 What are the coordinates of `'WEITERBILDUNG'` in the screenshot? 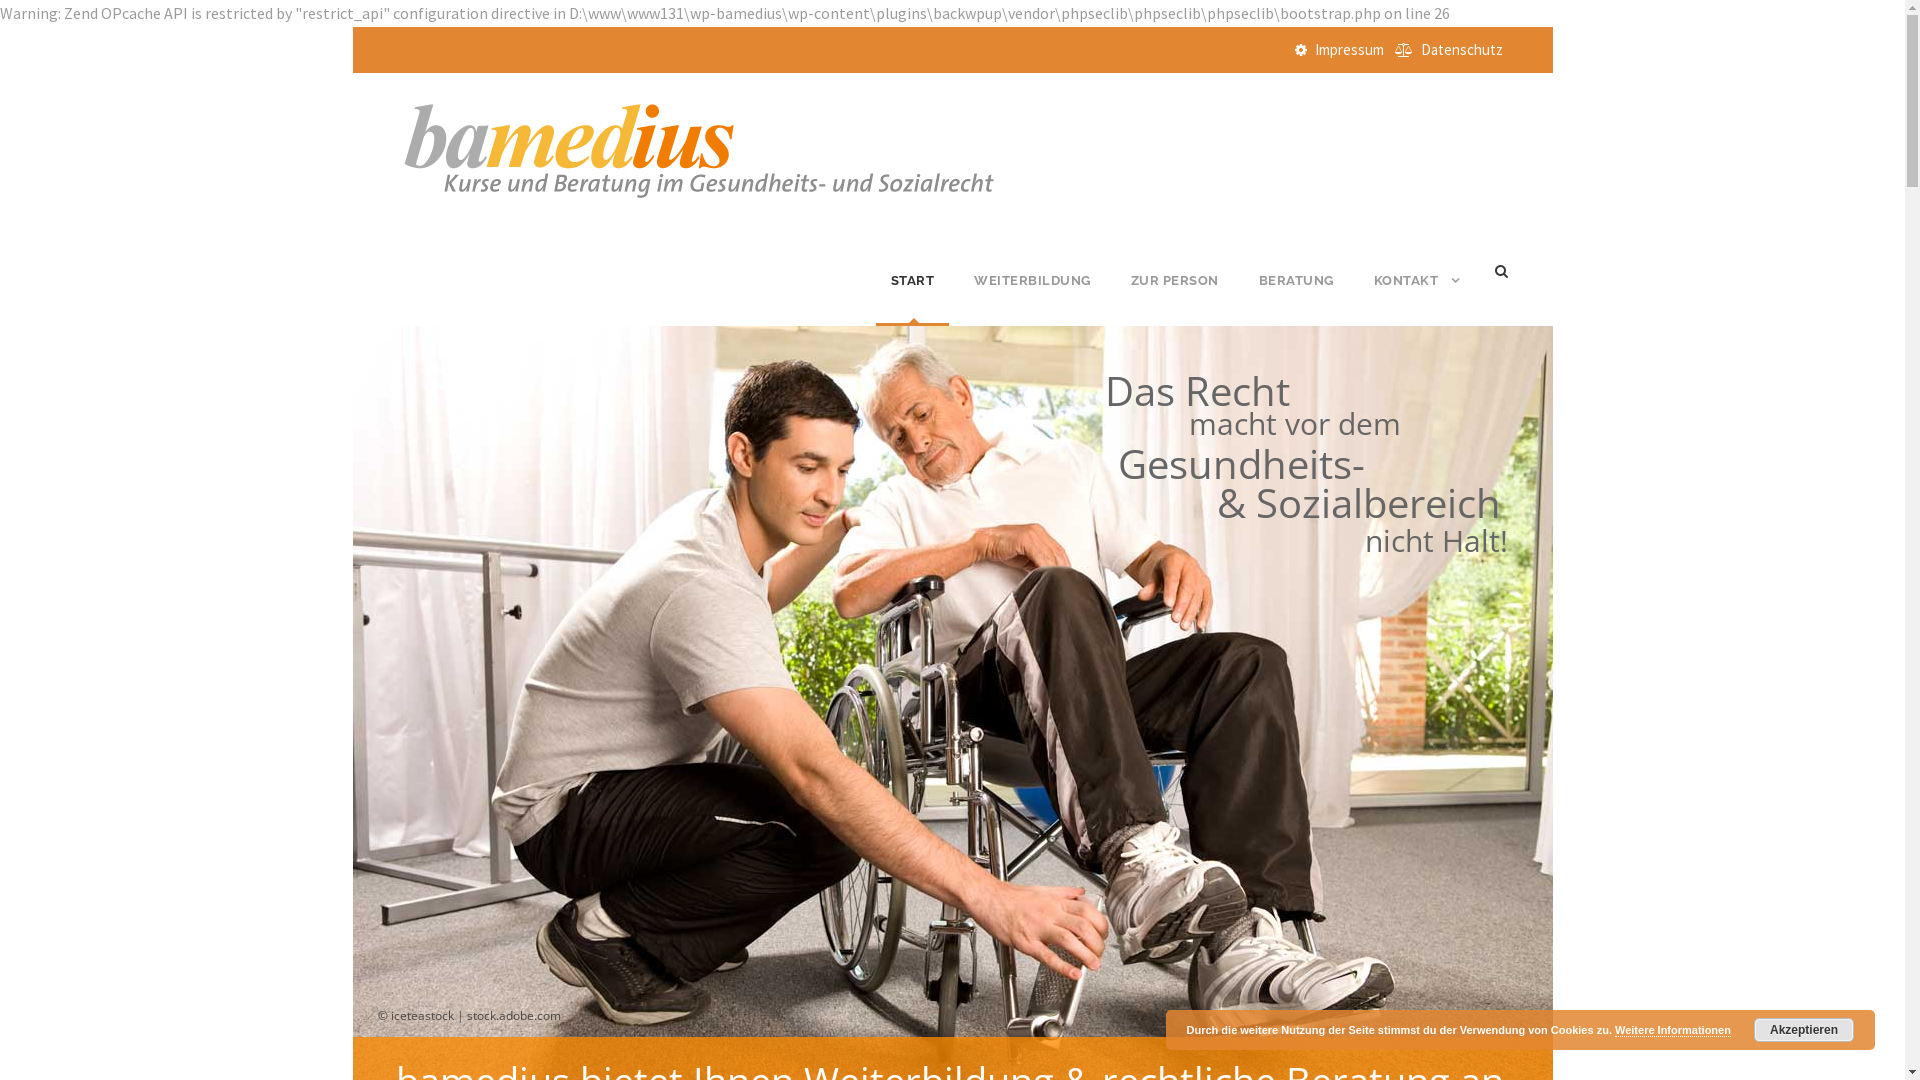 It's located at (974, 297).